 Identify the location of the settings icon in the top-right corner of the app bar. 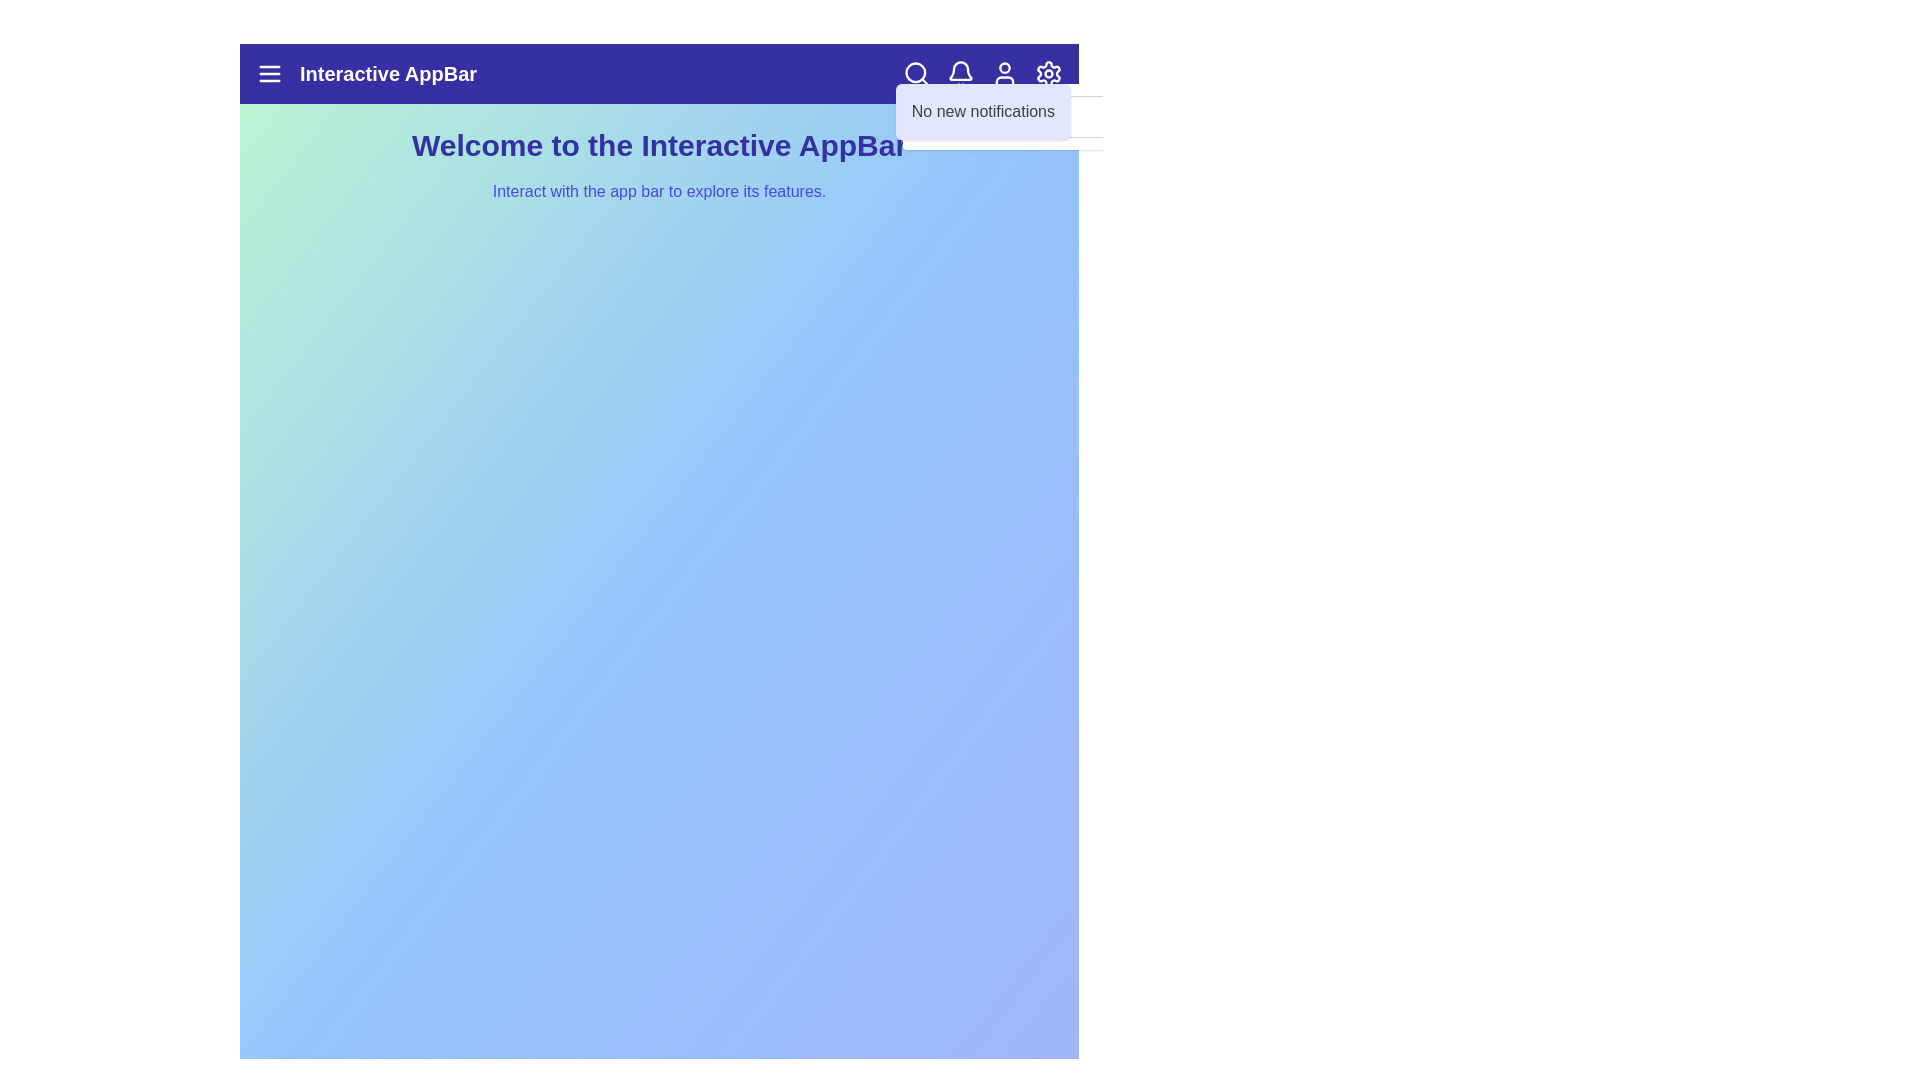
(1048, 72).